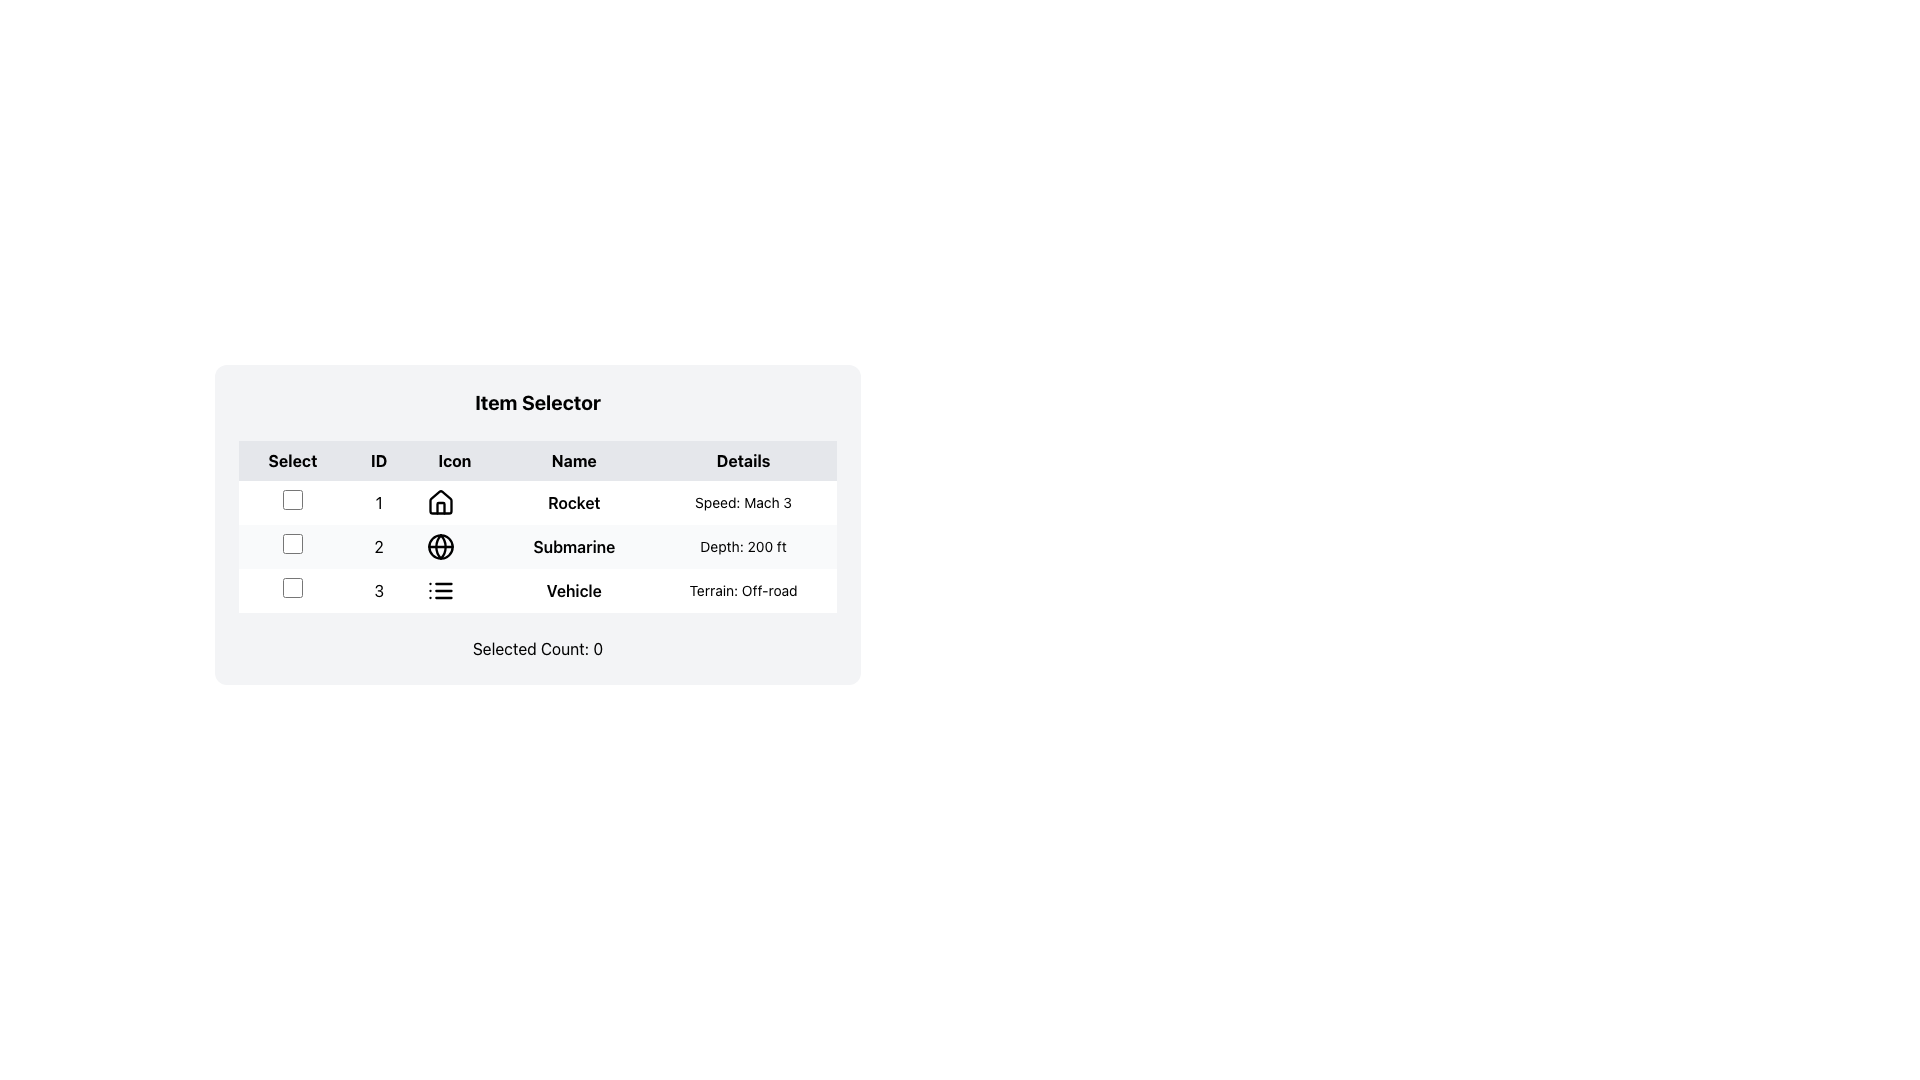  I want to click on the second checkbox, so click(291, 543).